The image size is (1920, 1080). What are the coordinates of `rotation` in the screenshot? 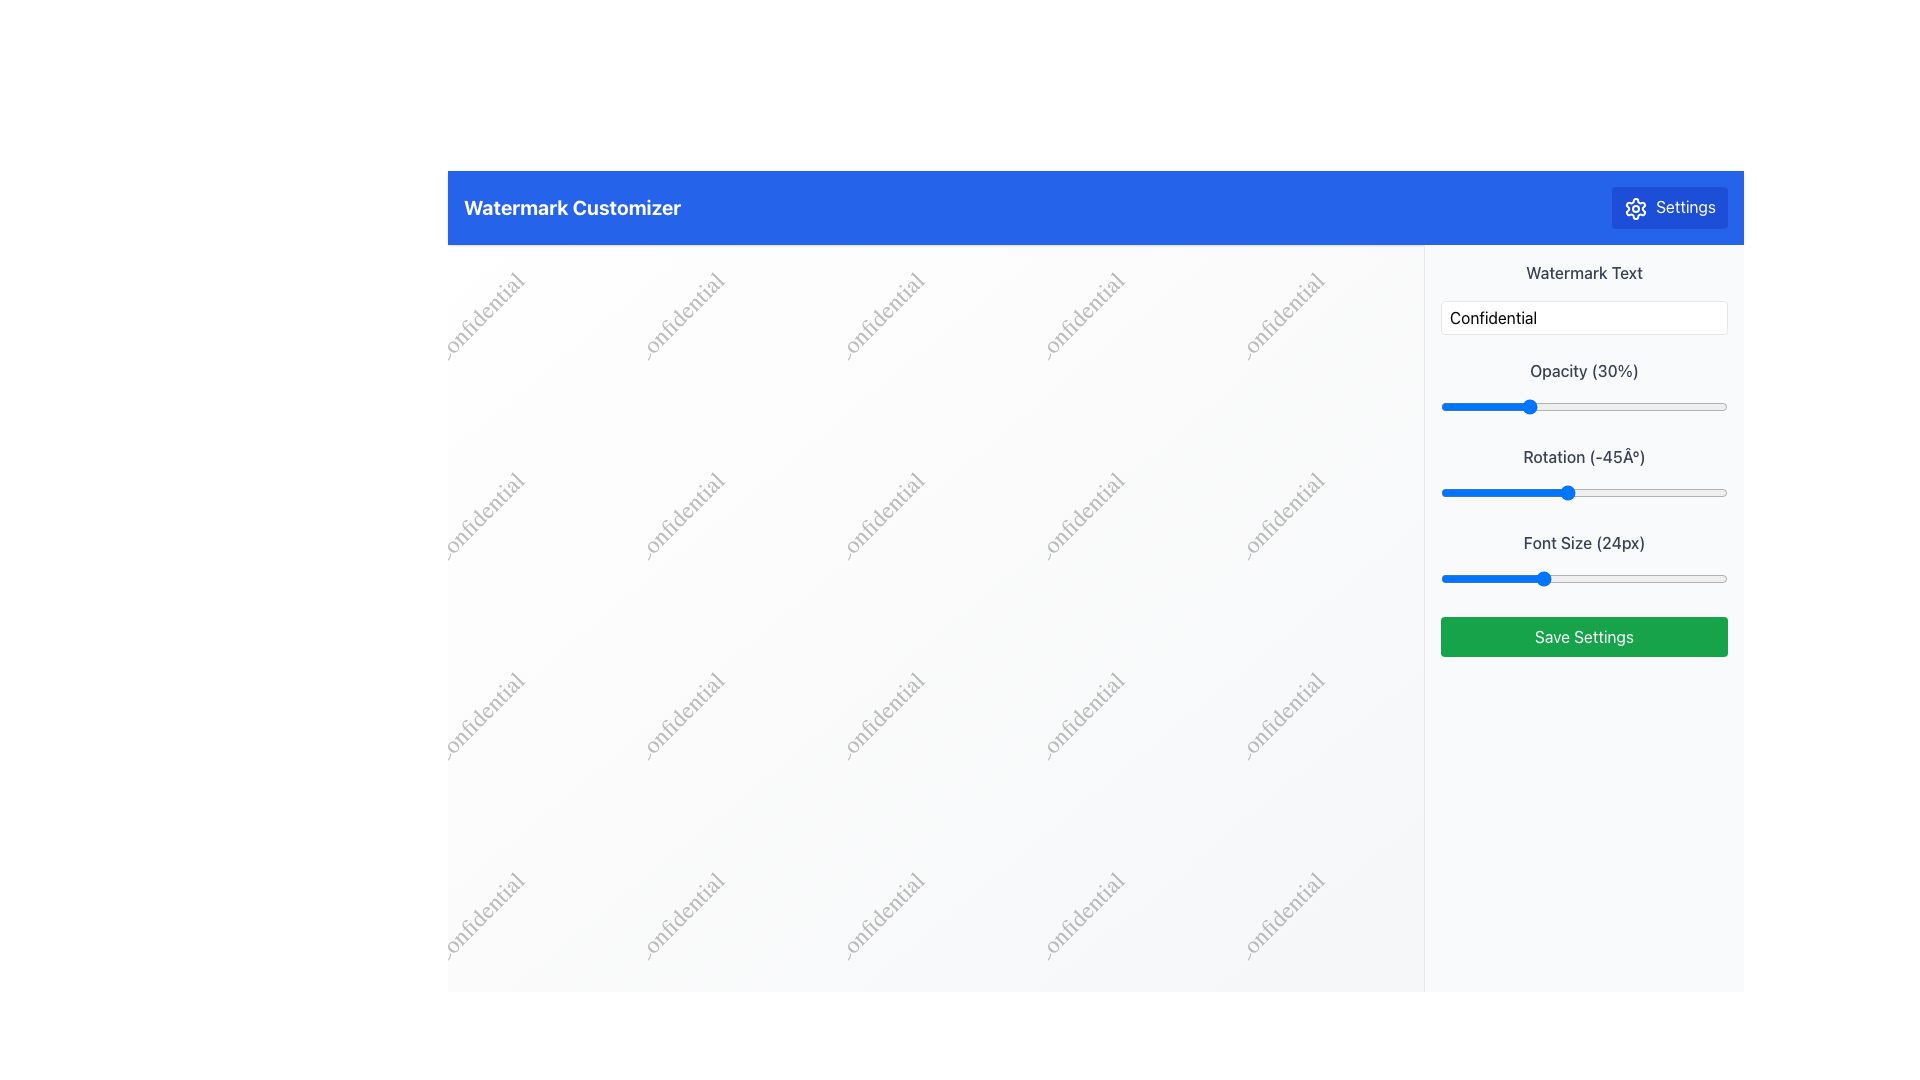 It's located at (1495, 492).